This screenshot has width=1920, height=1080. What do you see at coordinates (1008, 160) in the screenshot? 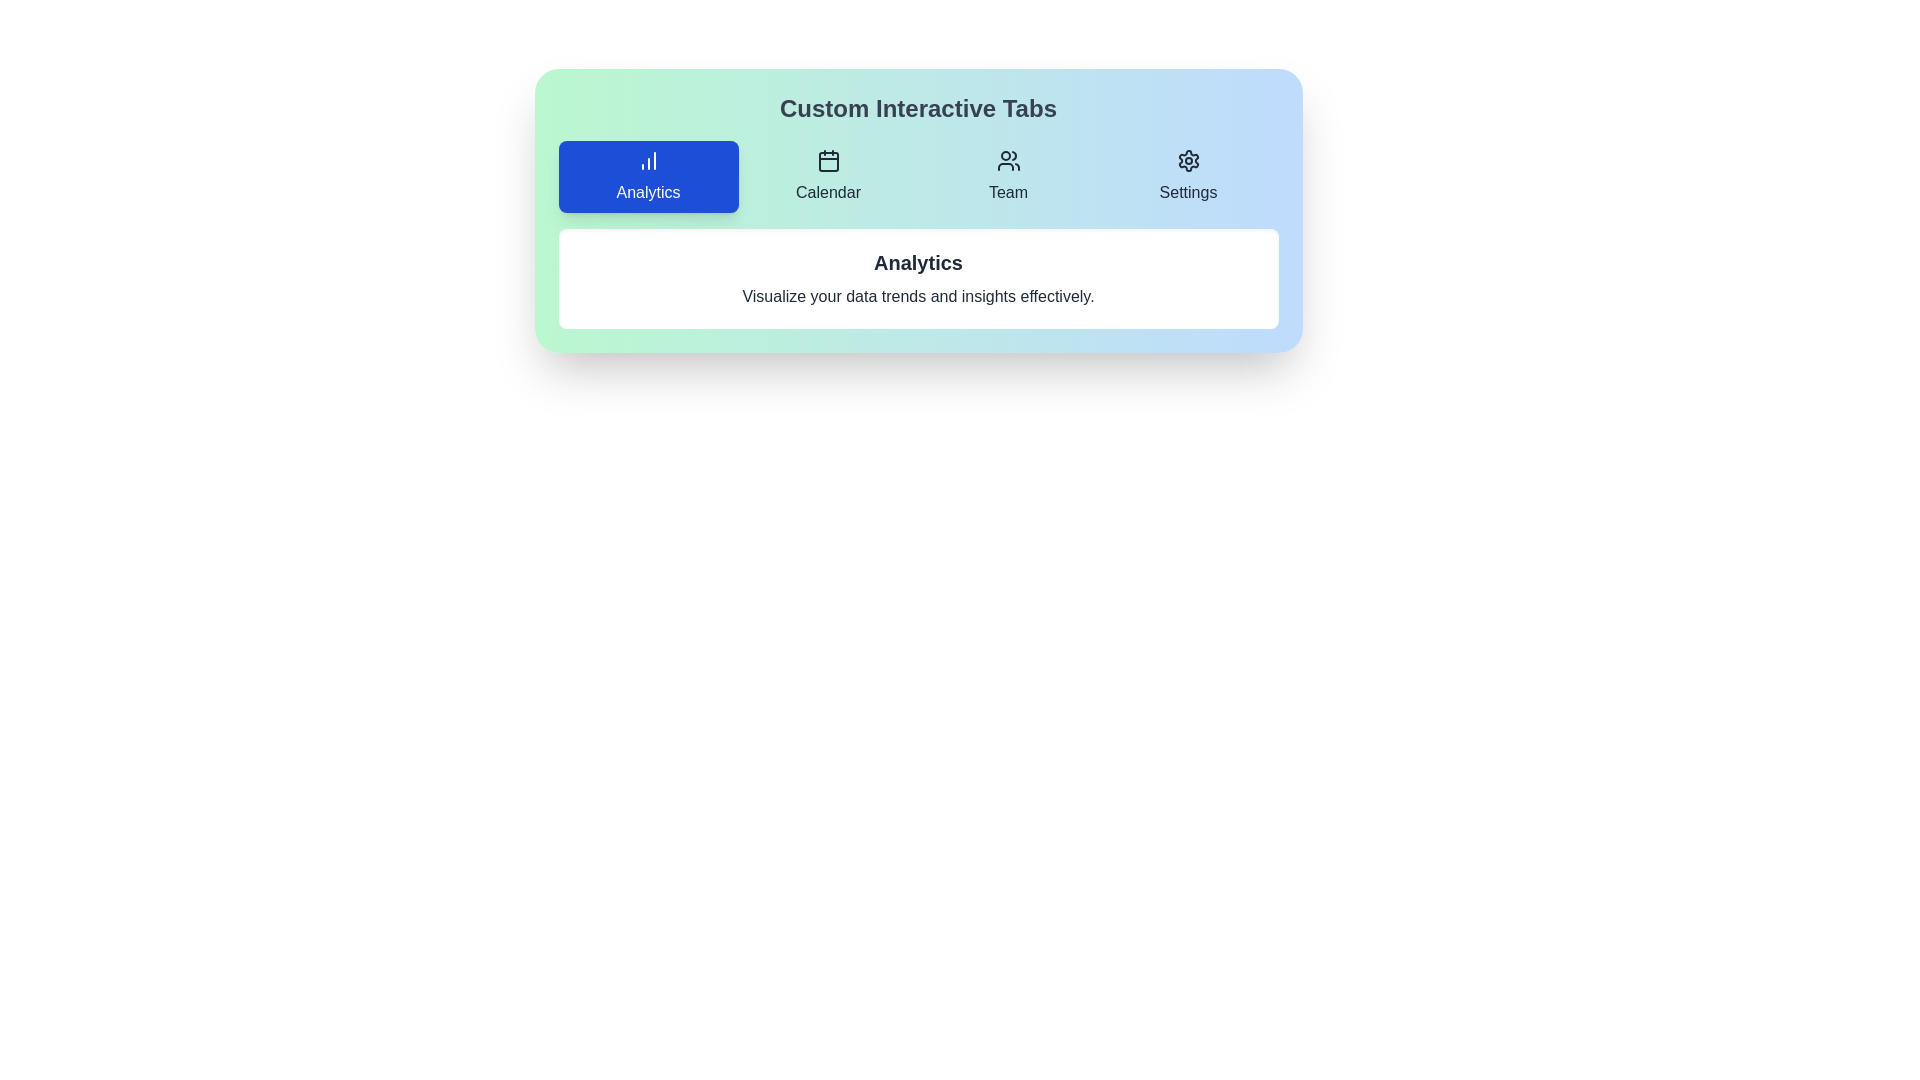
I see `the 'Team' tab icon in the navigation menu, which is the third option from the left and associated with team-related content` at bounding box center [1008, 160].